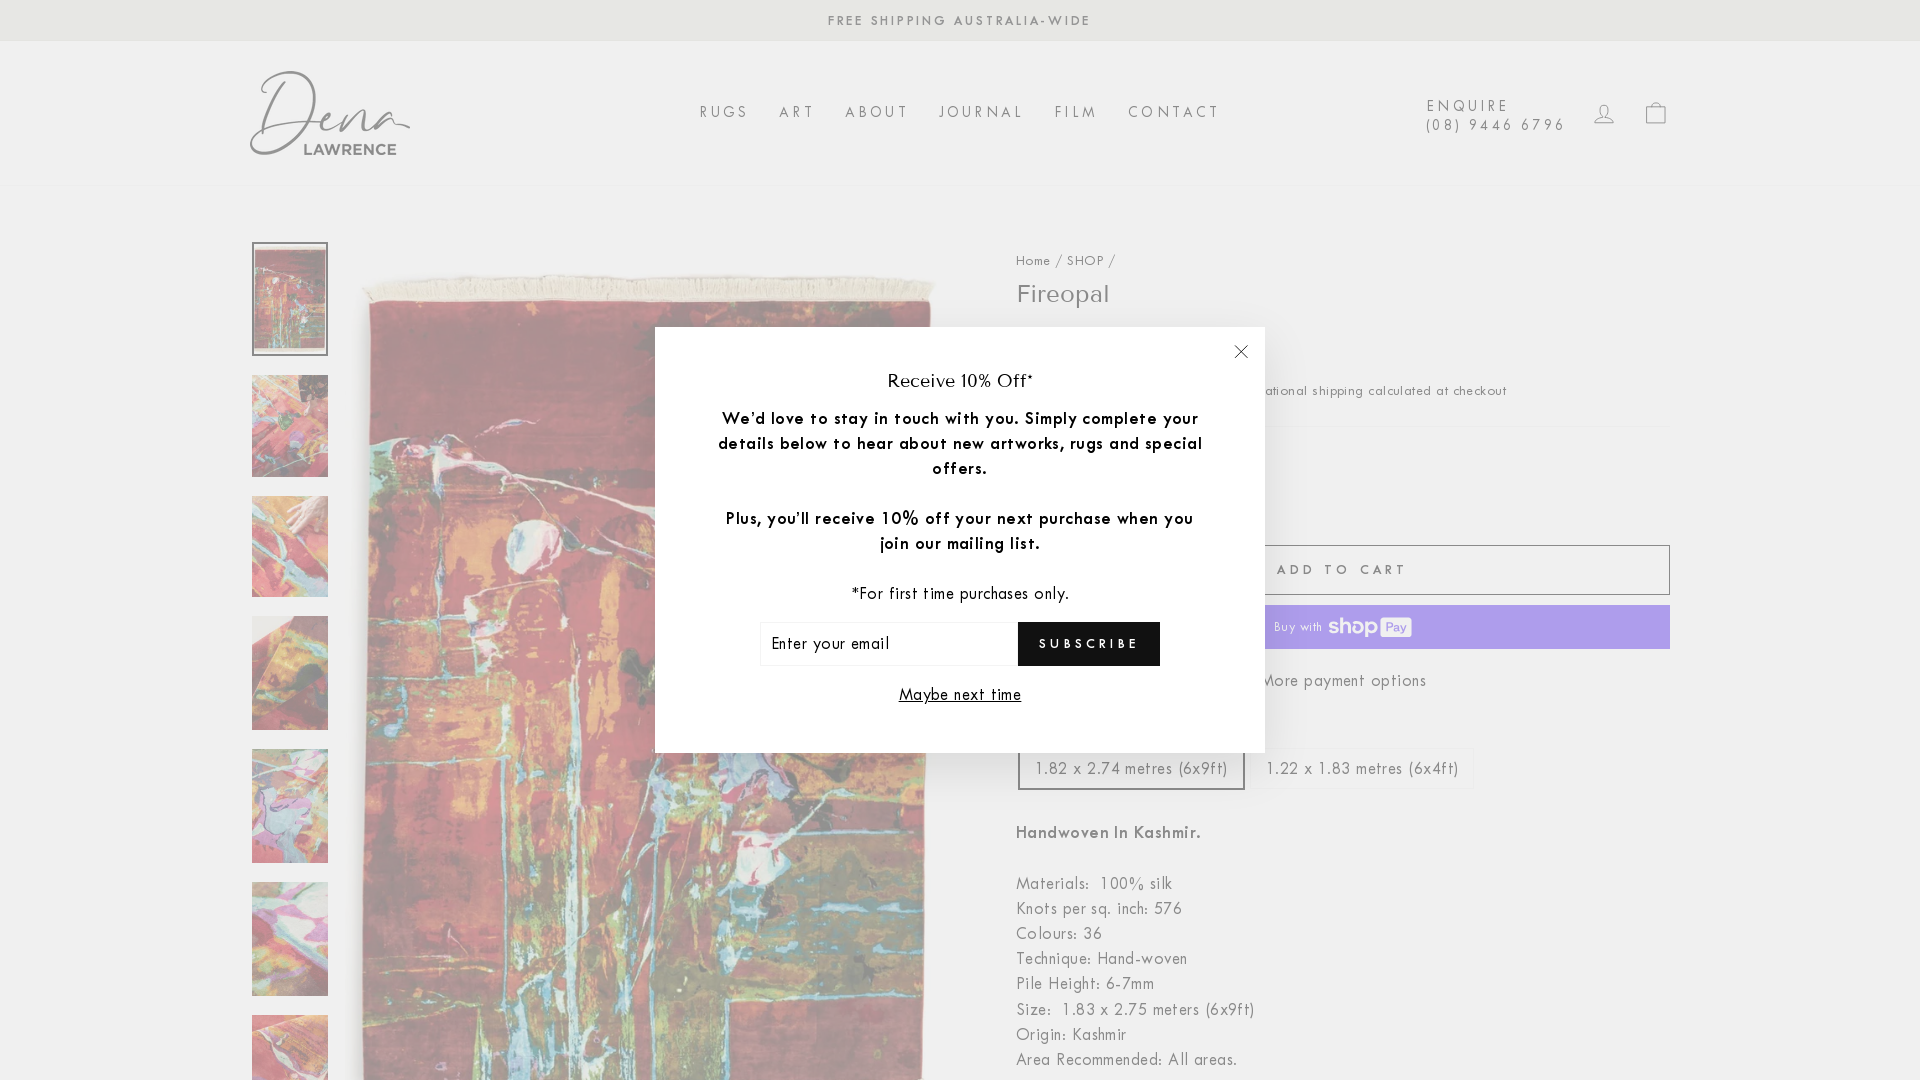 Image resolution: width=1920 pixels, height=1080 pixels. I want to click on 'RUGS', so click(723, 113).